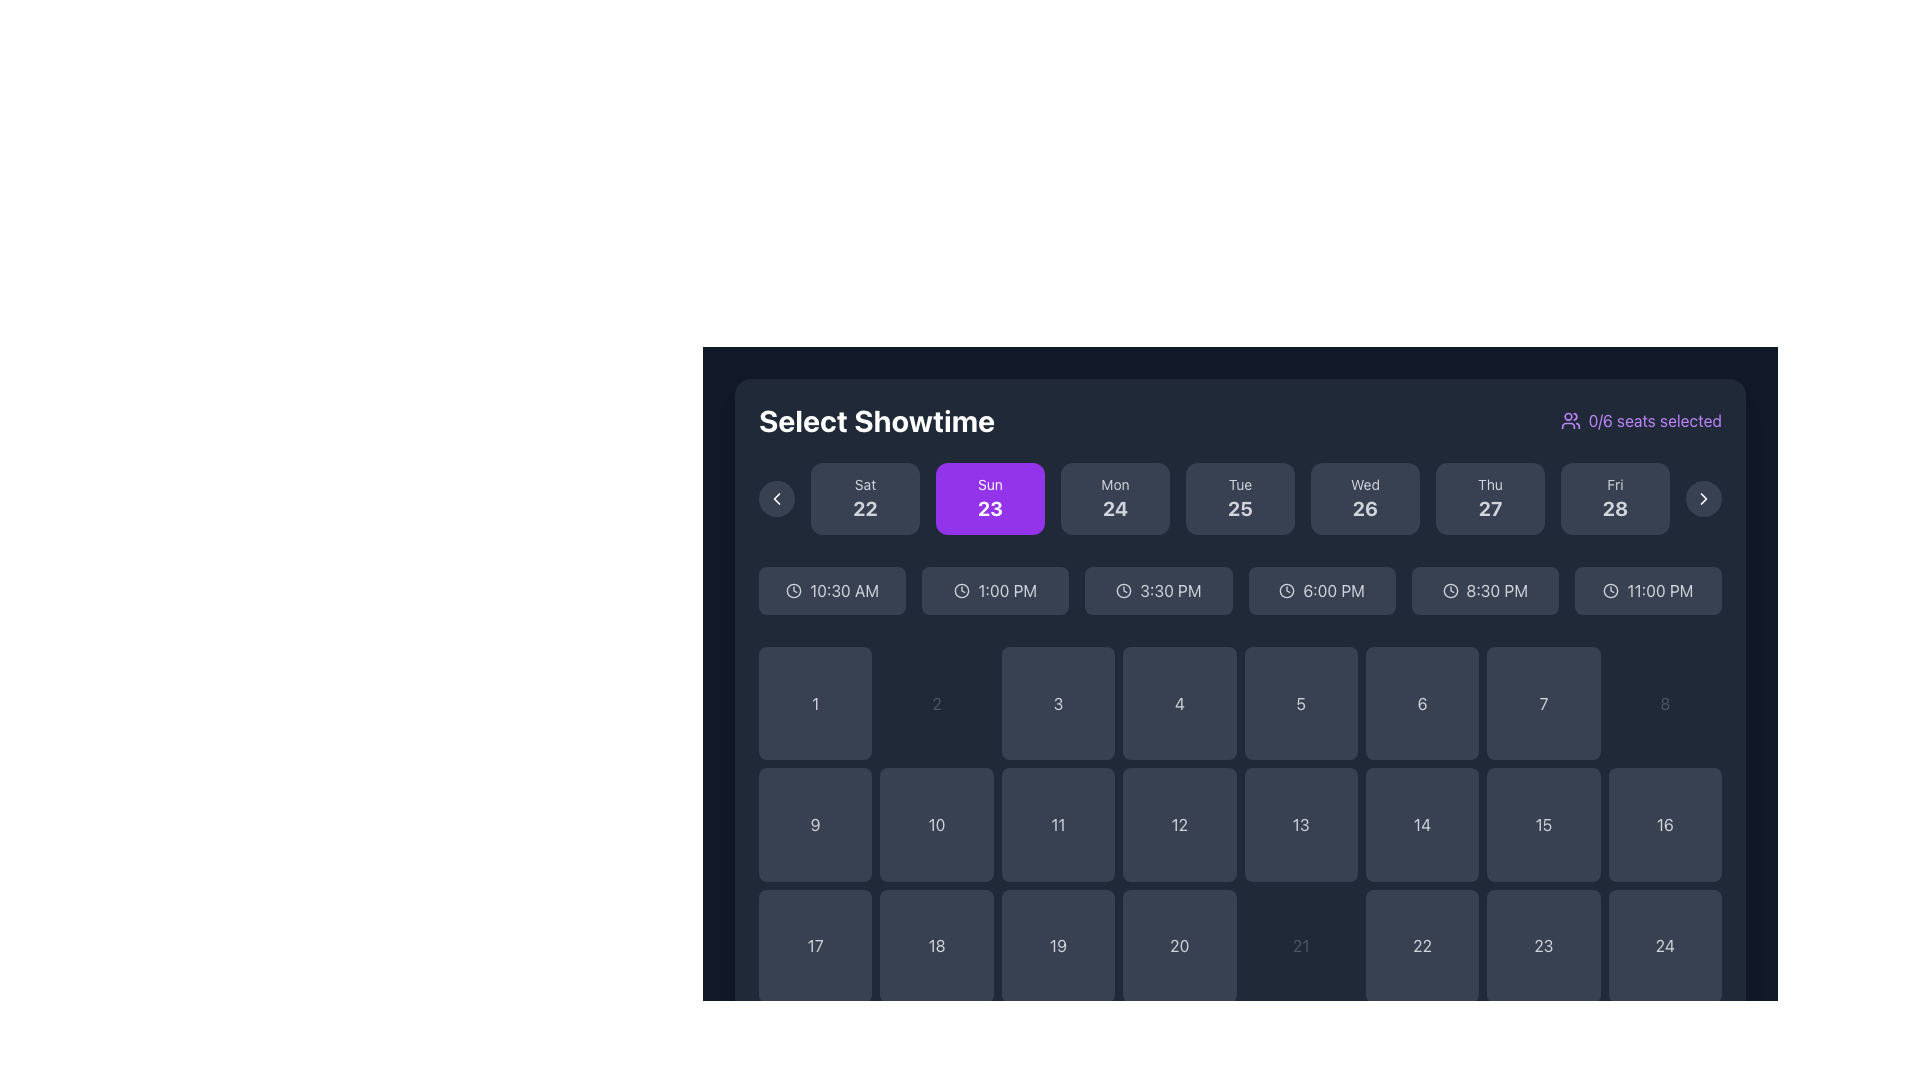  What do you see at coordinates (1158, 589) in the screenshot?
I see `the selectable time slot button for the 3:30 PM showtime` at bounding box center [1158, 589].